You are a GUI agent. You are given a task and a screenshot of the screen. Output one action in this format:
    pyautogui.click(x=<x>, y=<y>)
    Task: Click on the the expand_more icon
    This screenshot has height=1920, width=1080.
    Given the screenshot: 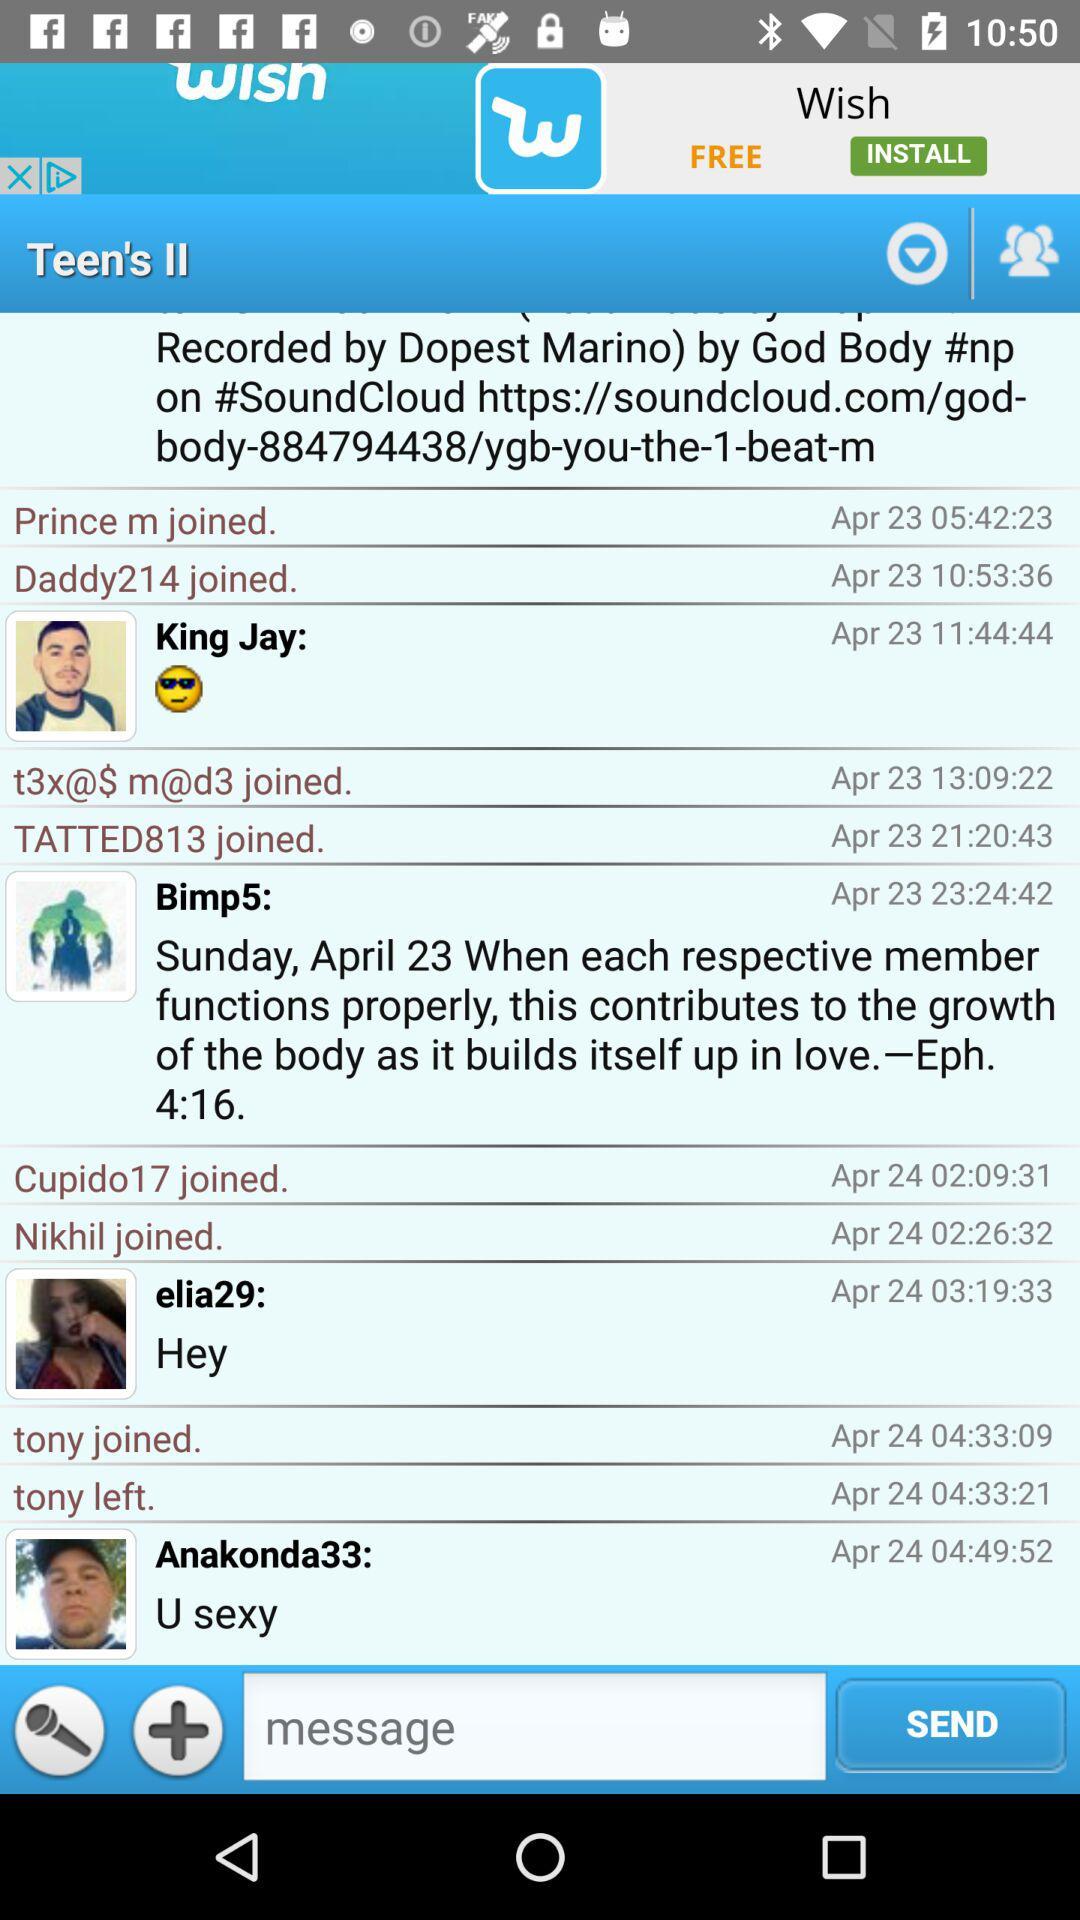 What is the action you would take?
    pyautogui.click(x=915, y=252)
    